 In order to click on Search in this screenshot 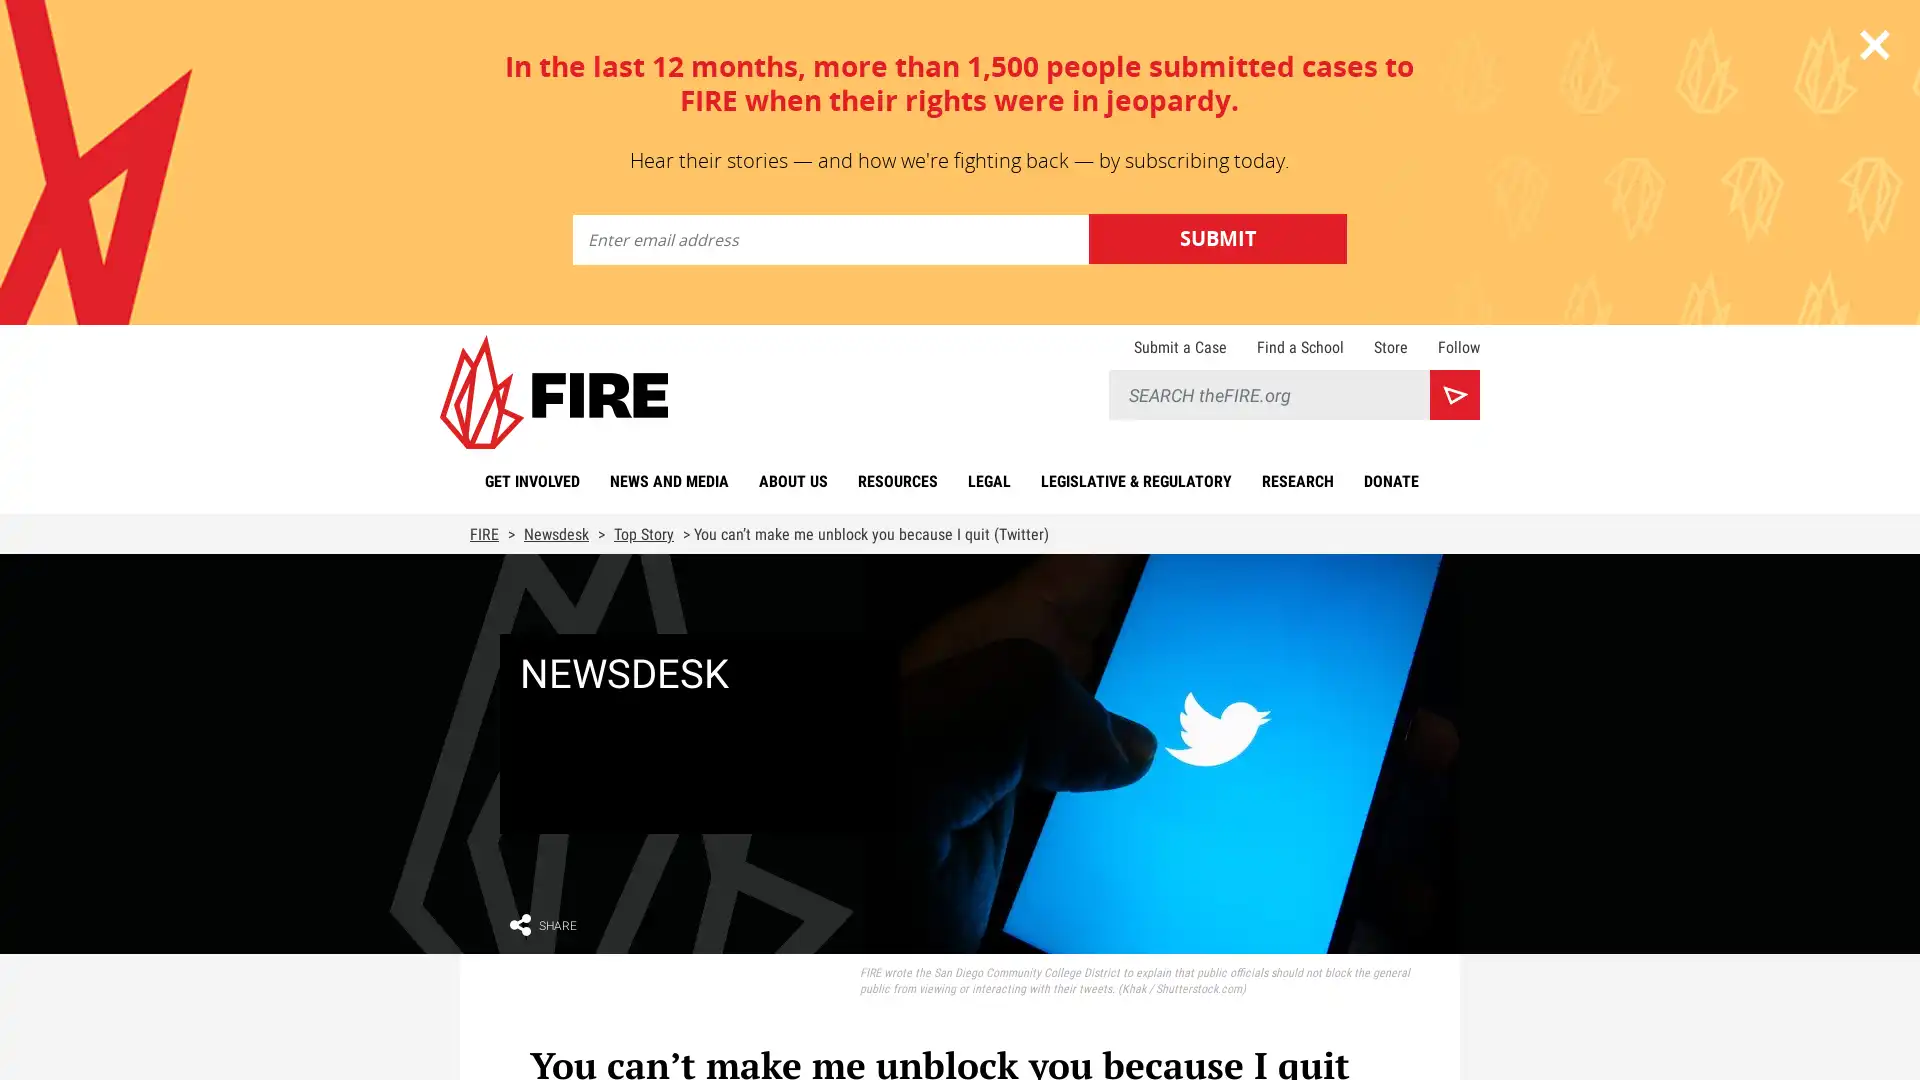, I will do `click(1454, 394)`.